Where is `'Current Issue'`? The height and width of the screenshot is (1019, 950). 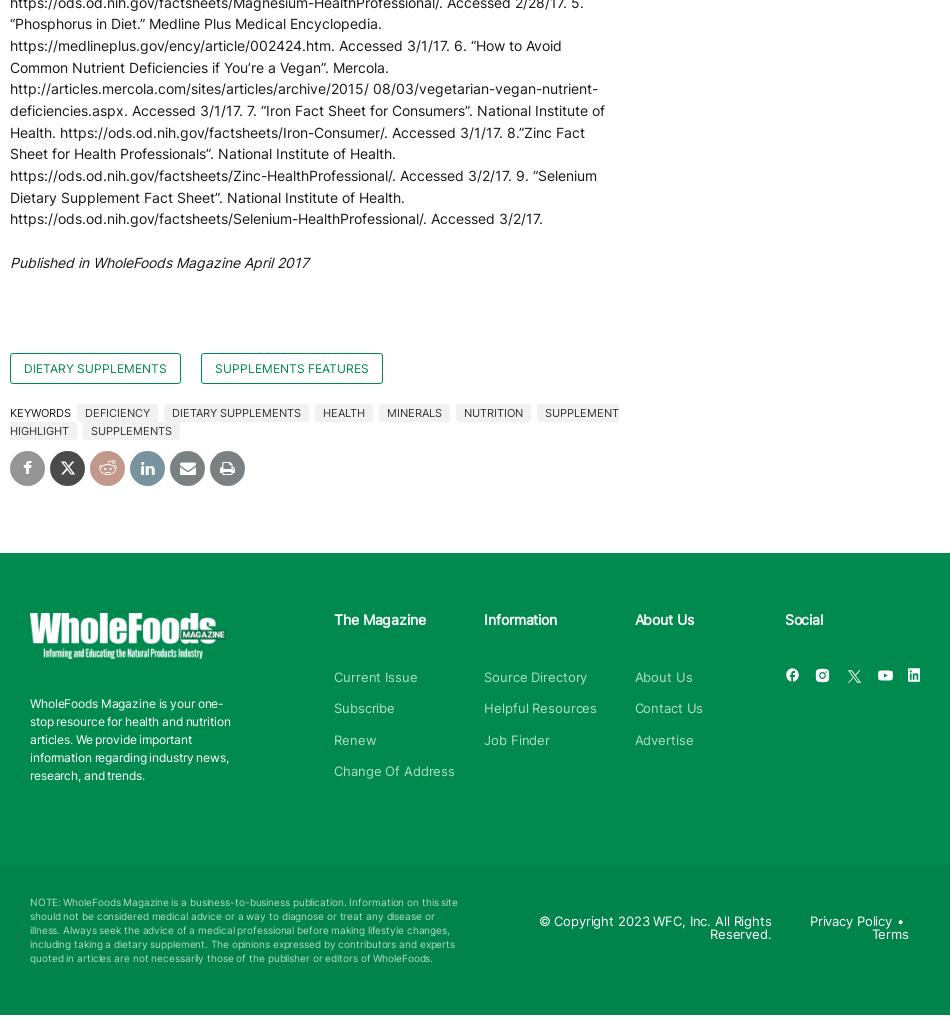
'Current Issue' is located at coordinates (374, 675).